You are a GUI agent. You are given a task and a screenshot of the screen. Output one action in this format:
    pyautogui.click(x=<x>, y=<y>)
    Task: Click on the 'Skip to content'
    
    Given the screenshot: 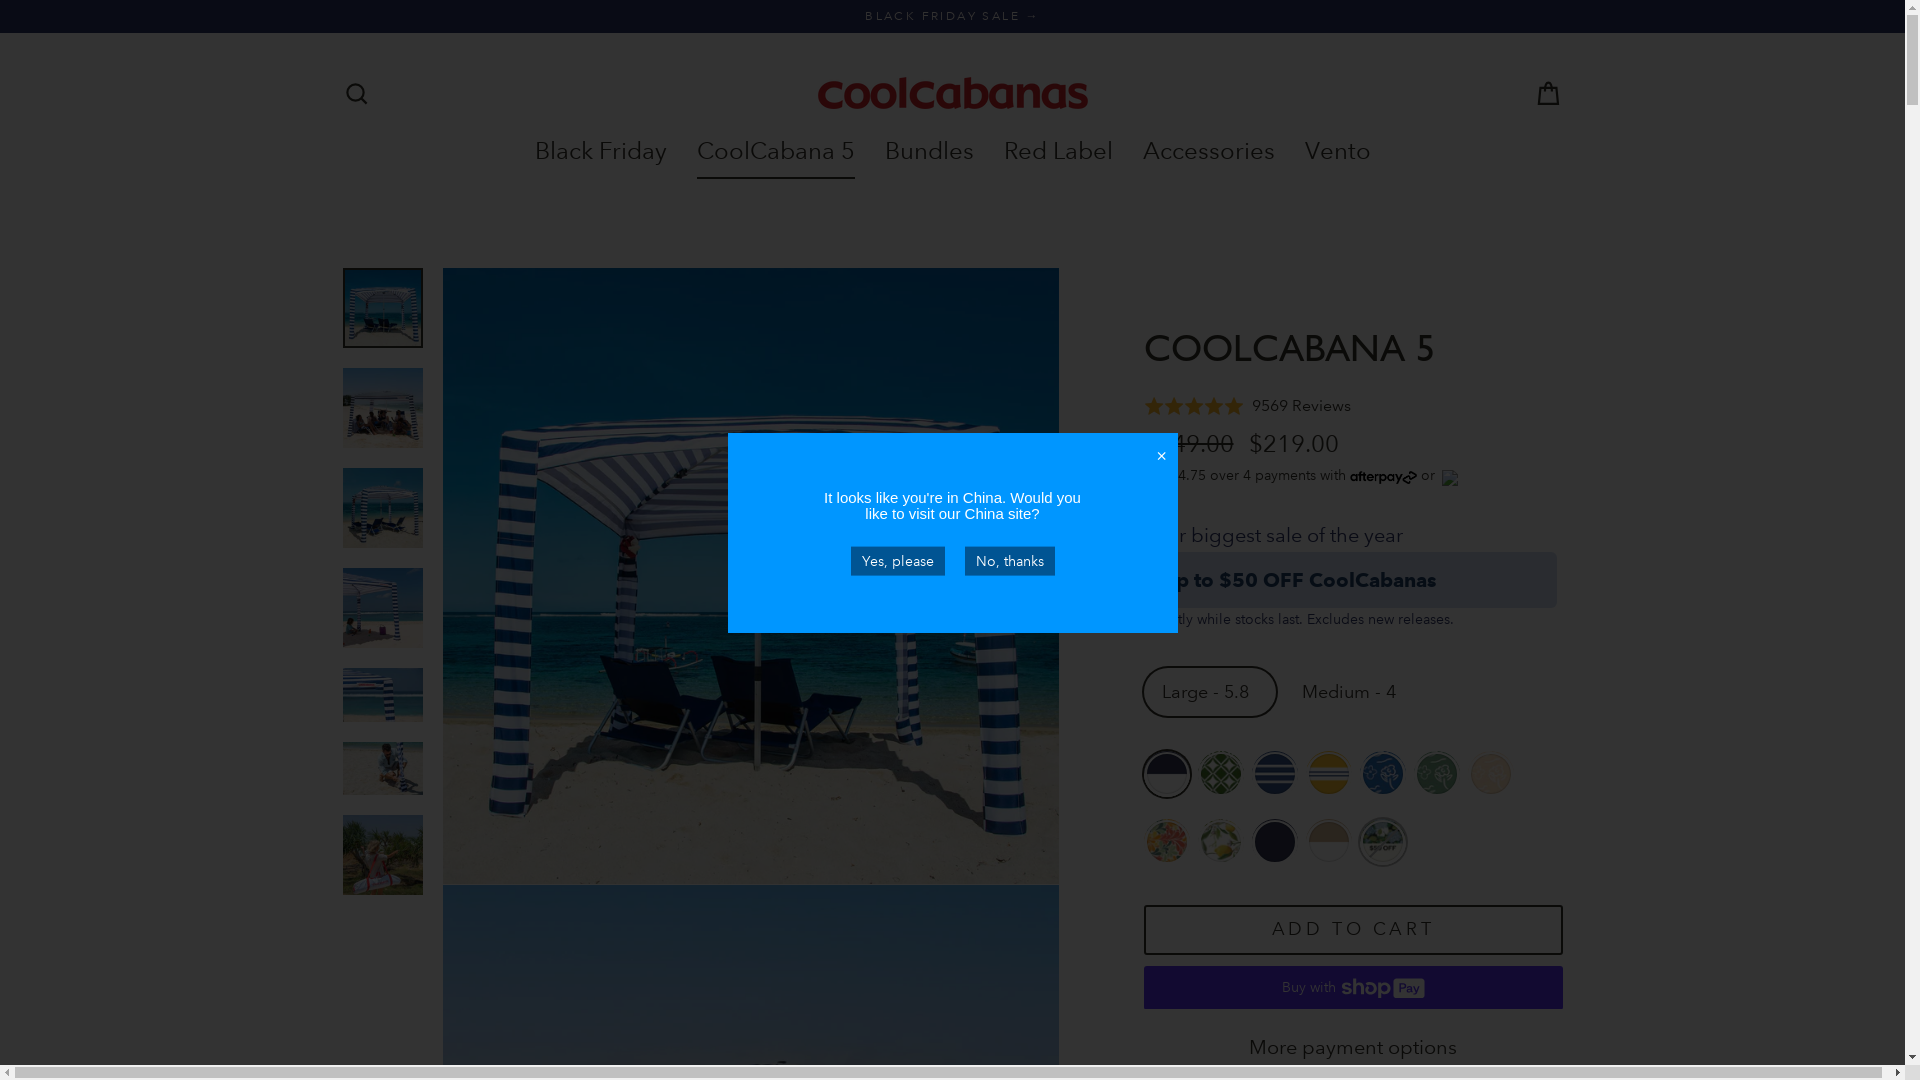 What is the action you would take?
    pyautogui.click(x=0, y=0)
    